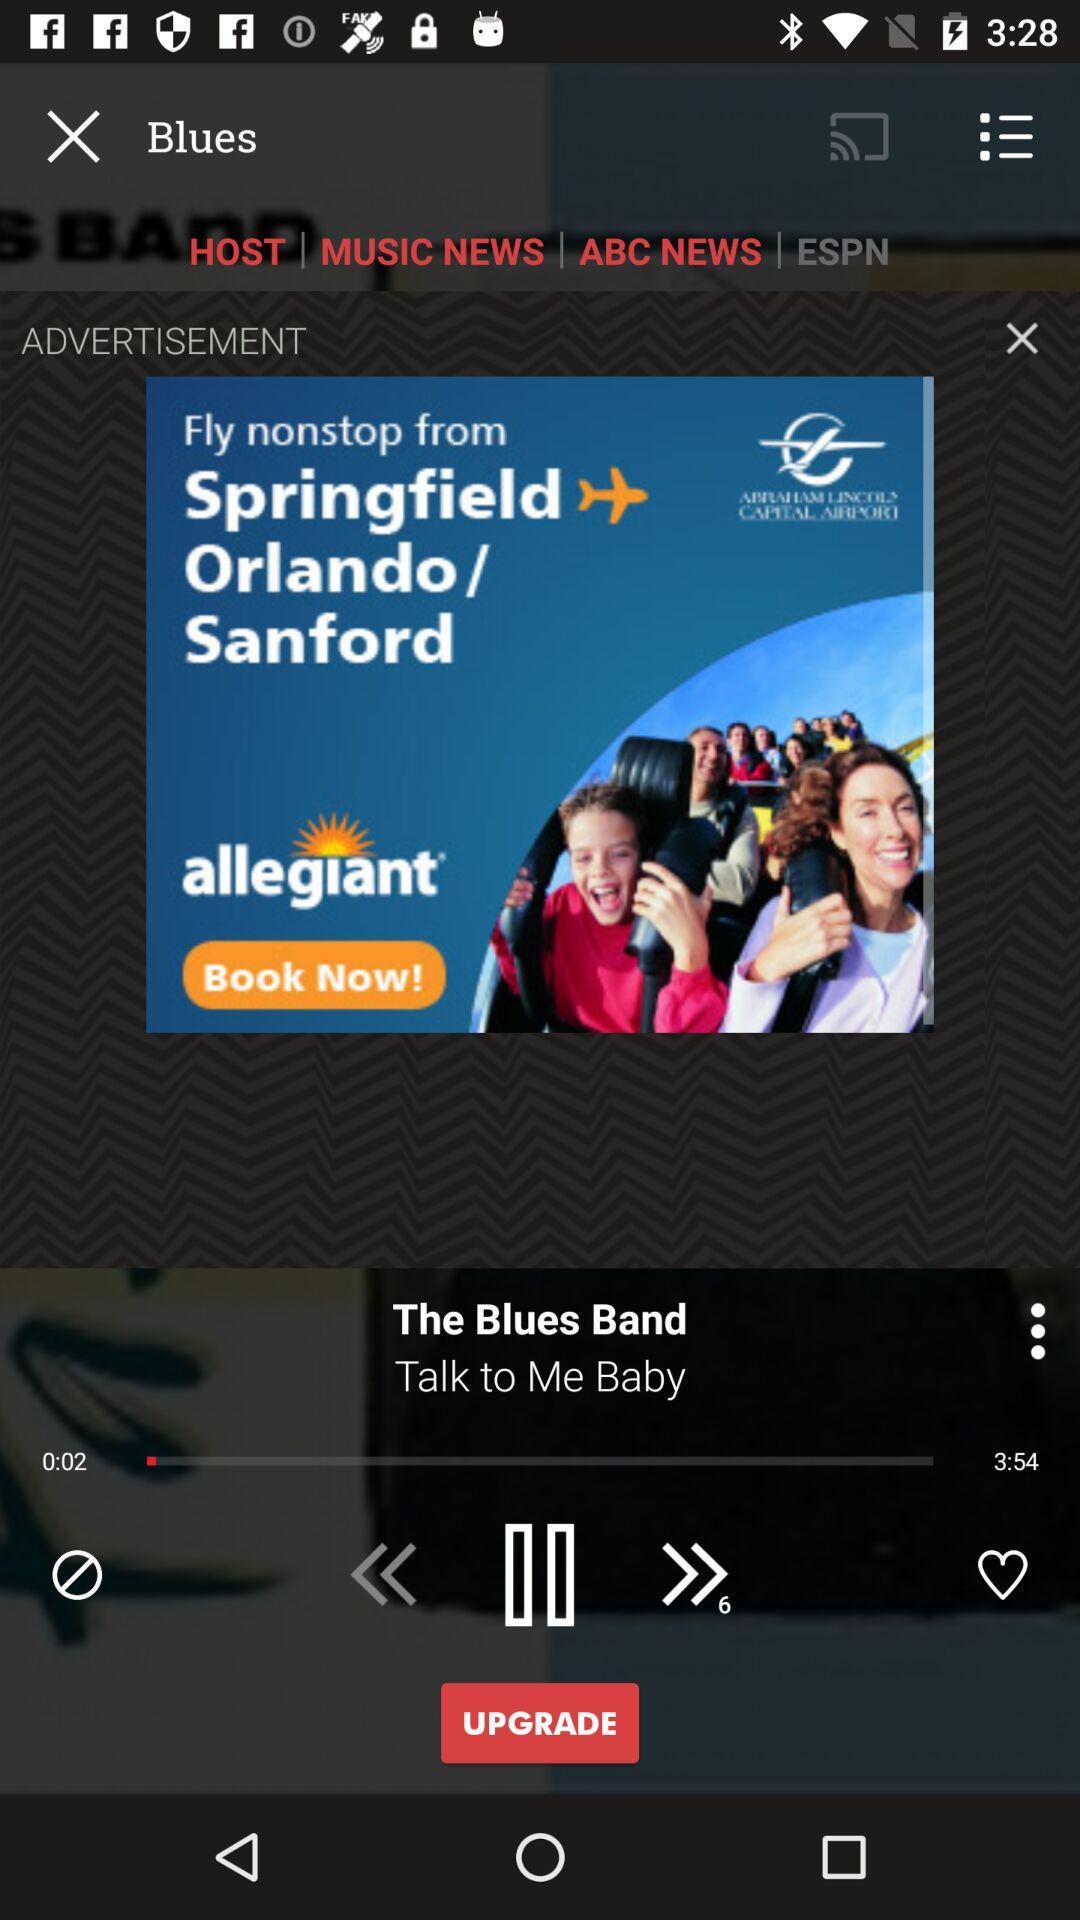  Describe the element at coordinates (1002, 1573) in the screenshot. I see `the favorite icon` at that location.